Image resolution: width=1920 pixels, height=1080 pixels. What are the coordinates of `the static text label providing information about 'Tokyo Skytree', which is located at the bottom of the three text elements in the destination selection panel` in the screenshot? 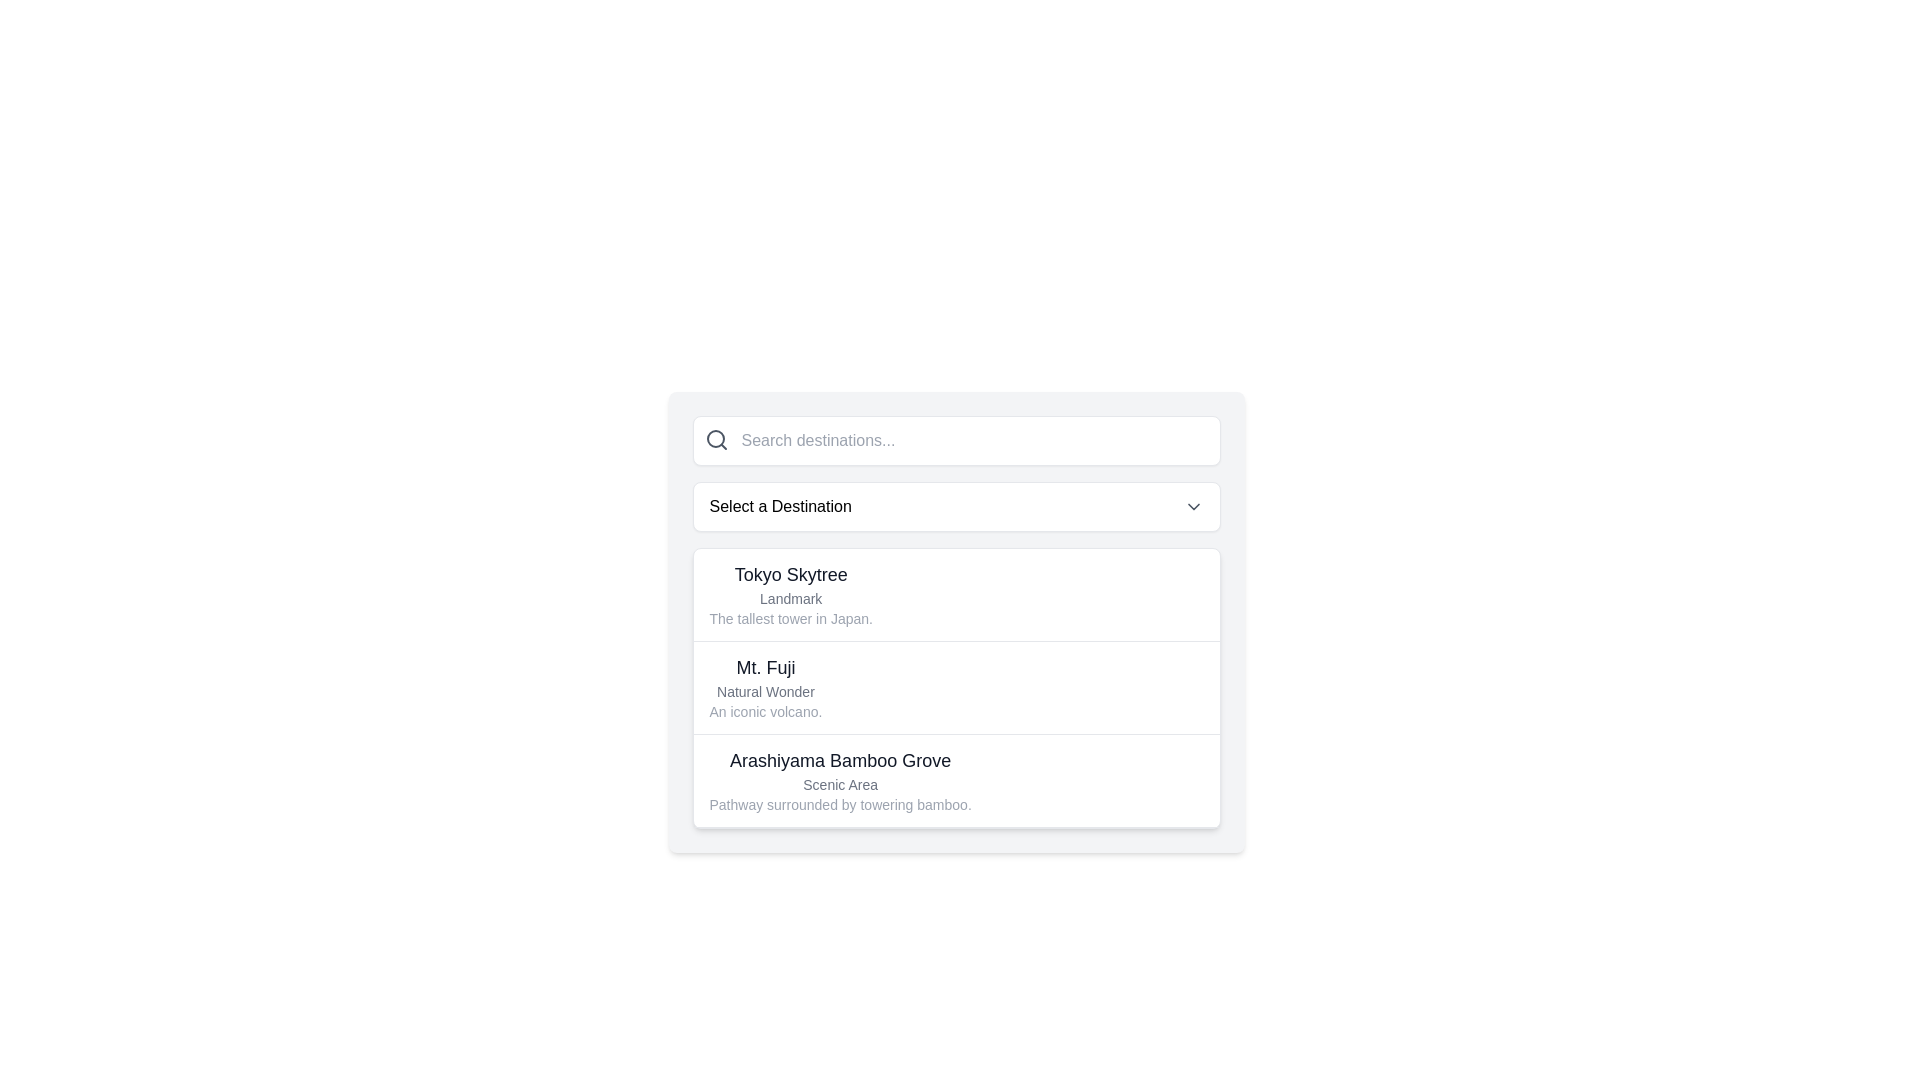 It's located at (790, 617).